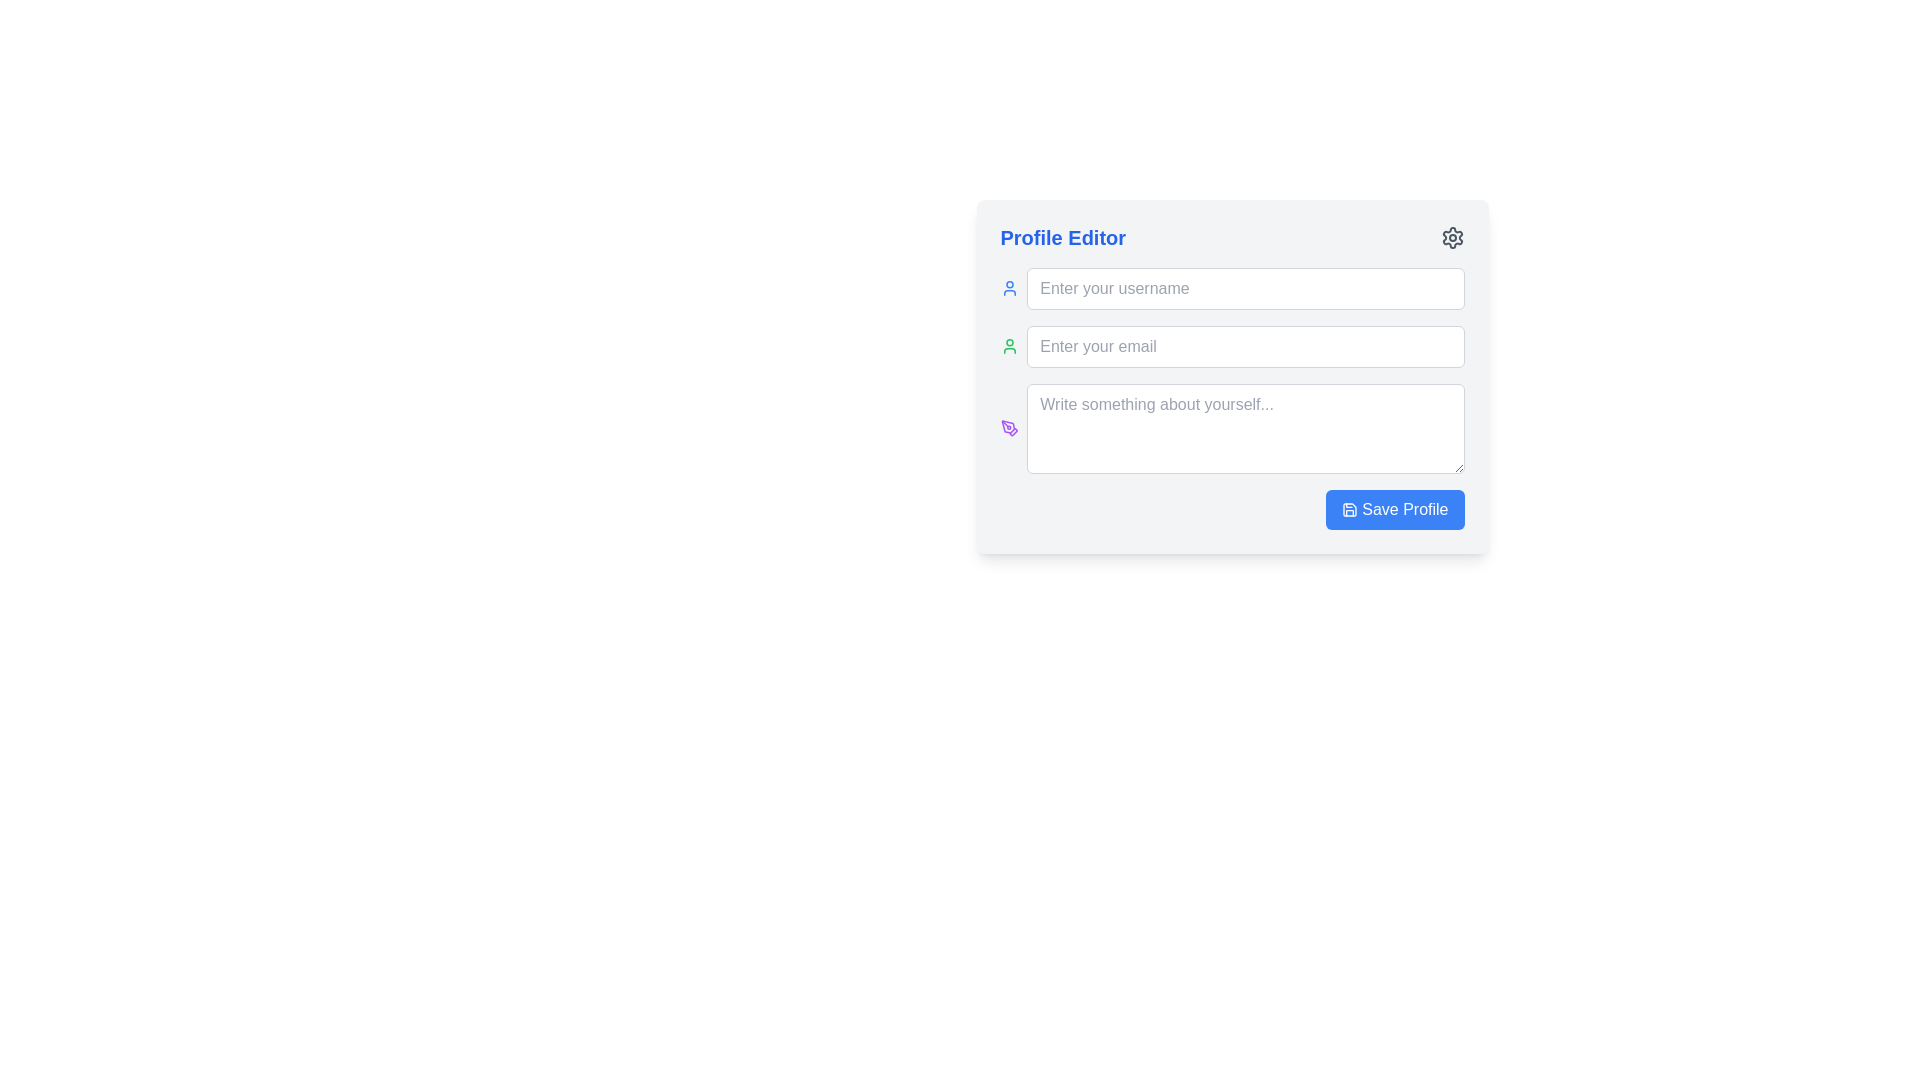  I want to click on the 'Save Profile' button located at the bottom-right of the profile editor to trigger a visual hover effect, so click(1231, 508).